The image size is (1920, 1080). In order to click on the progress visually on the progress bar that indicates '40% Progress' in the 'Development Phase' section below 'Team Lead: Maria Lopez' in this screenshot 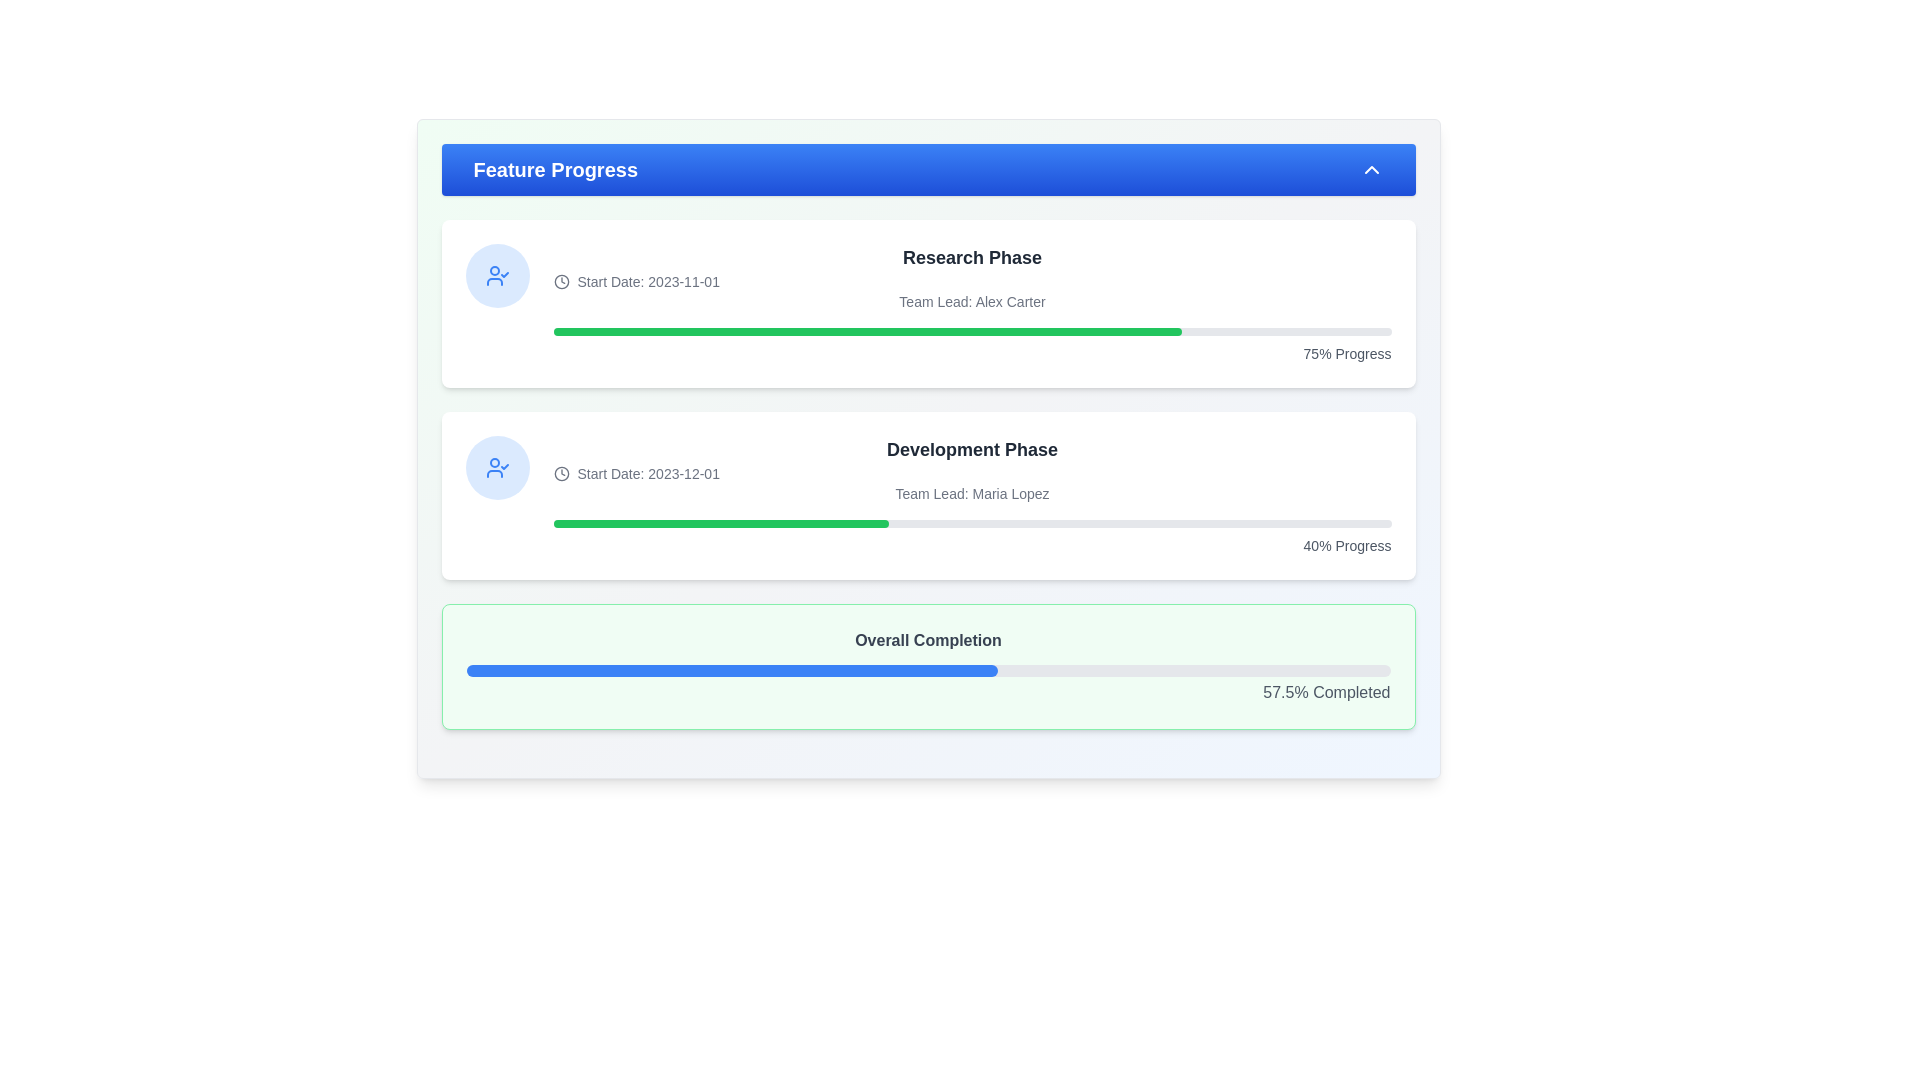, I will do `click(972, 523)`.